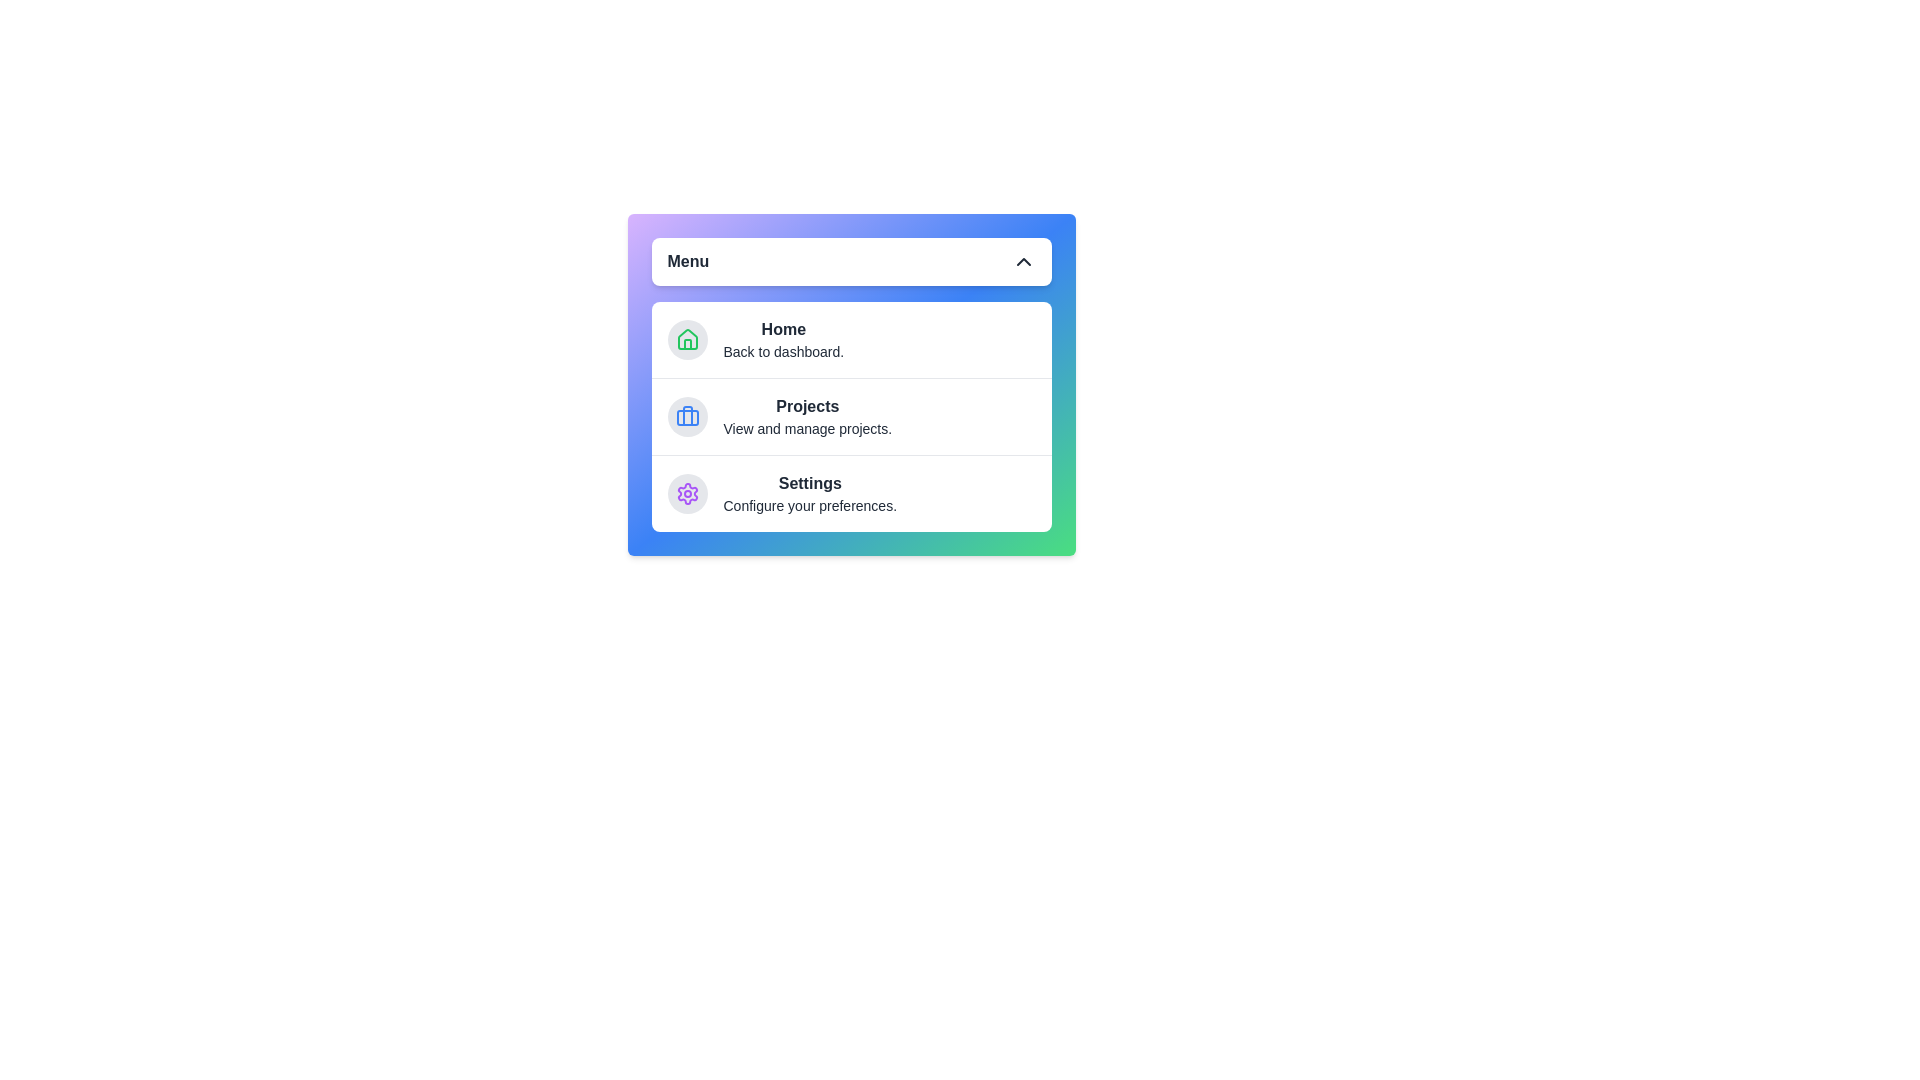  What do you see at coordinates (851, 415) in the screenshot?
I see `the menu item Projects and view its details` at bounding box center [851, 415].